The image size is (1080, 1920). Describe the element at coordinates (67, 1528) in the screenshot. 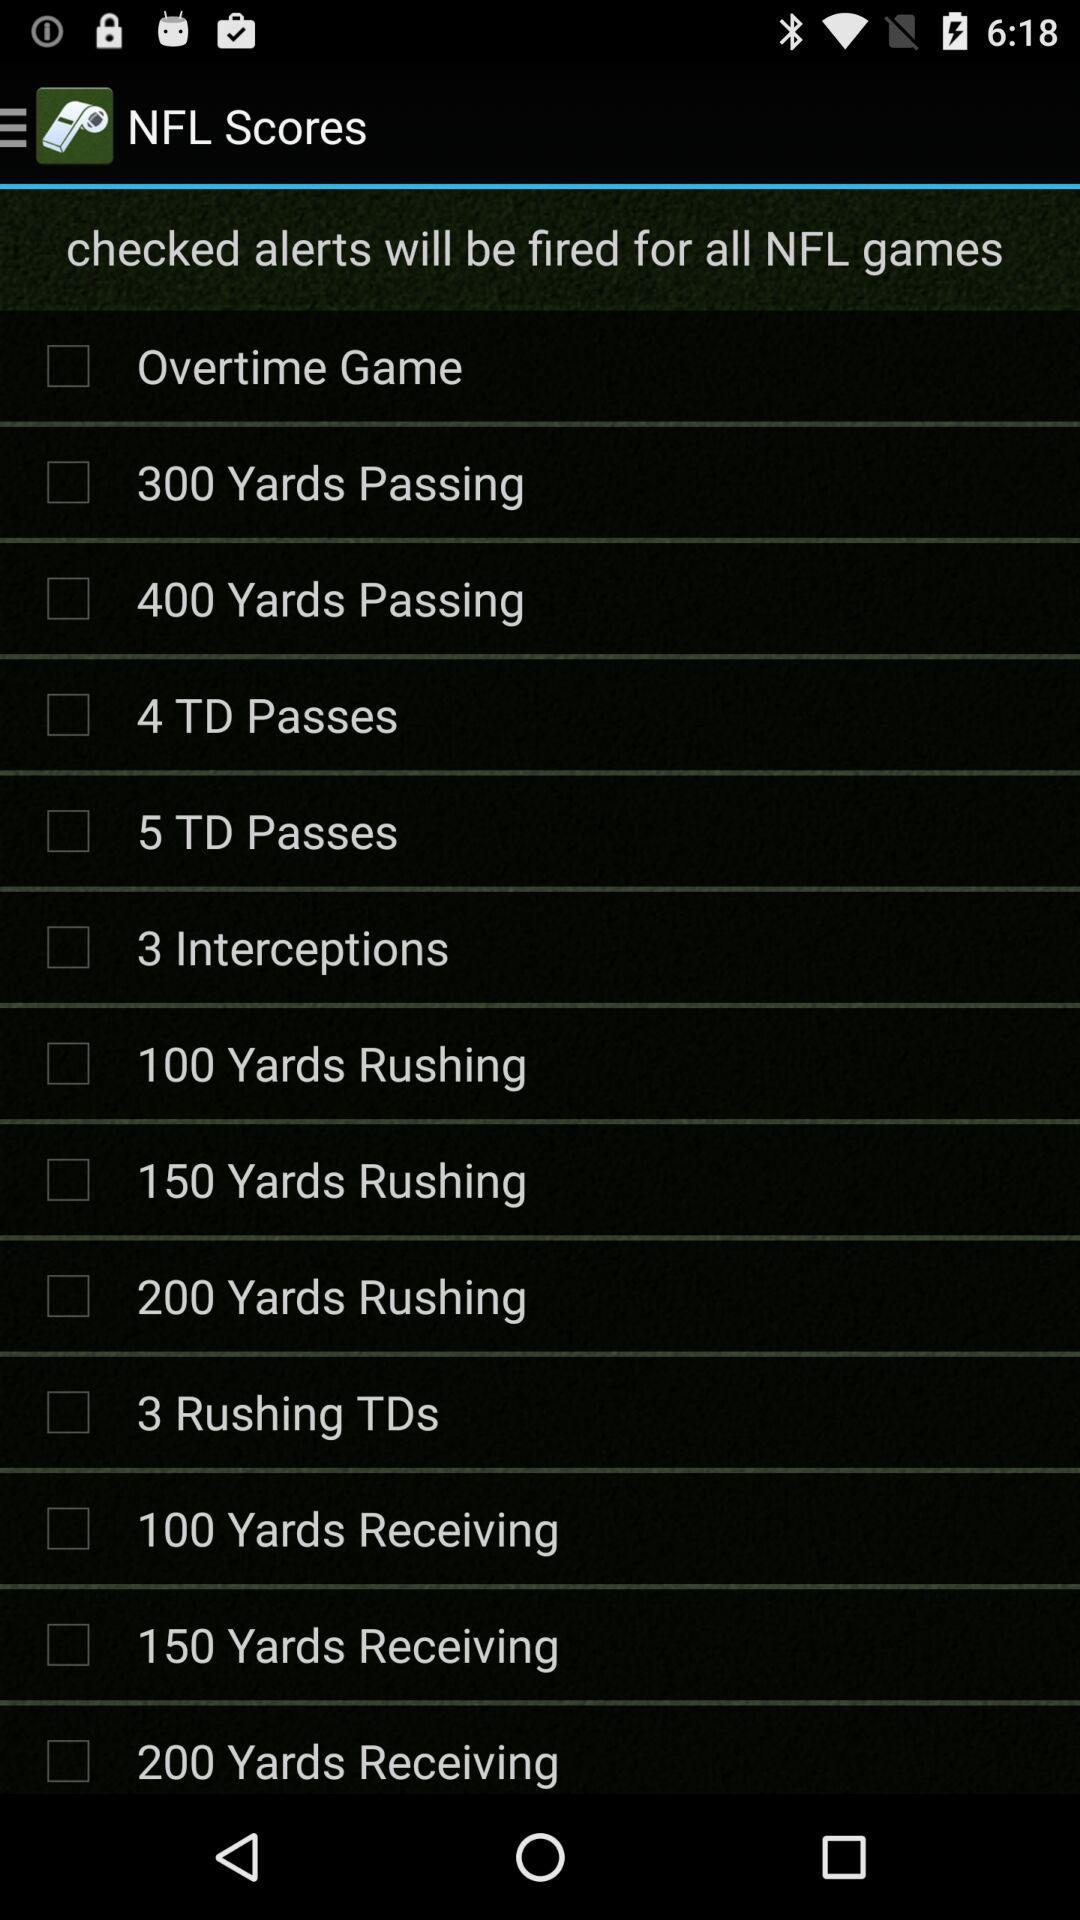

I see `check box left to 100 yards receiving` at that location.